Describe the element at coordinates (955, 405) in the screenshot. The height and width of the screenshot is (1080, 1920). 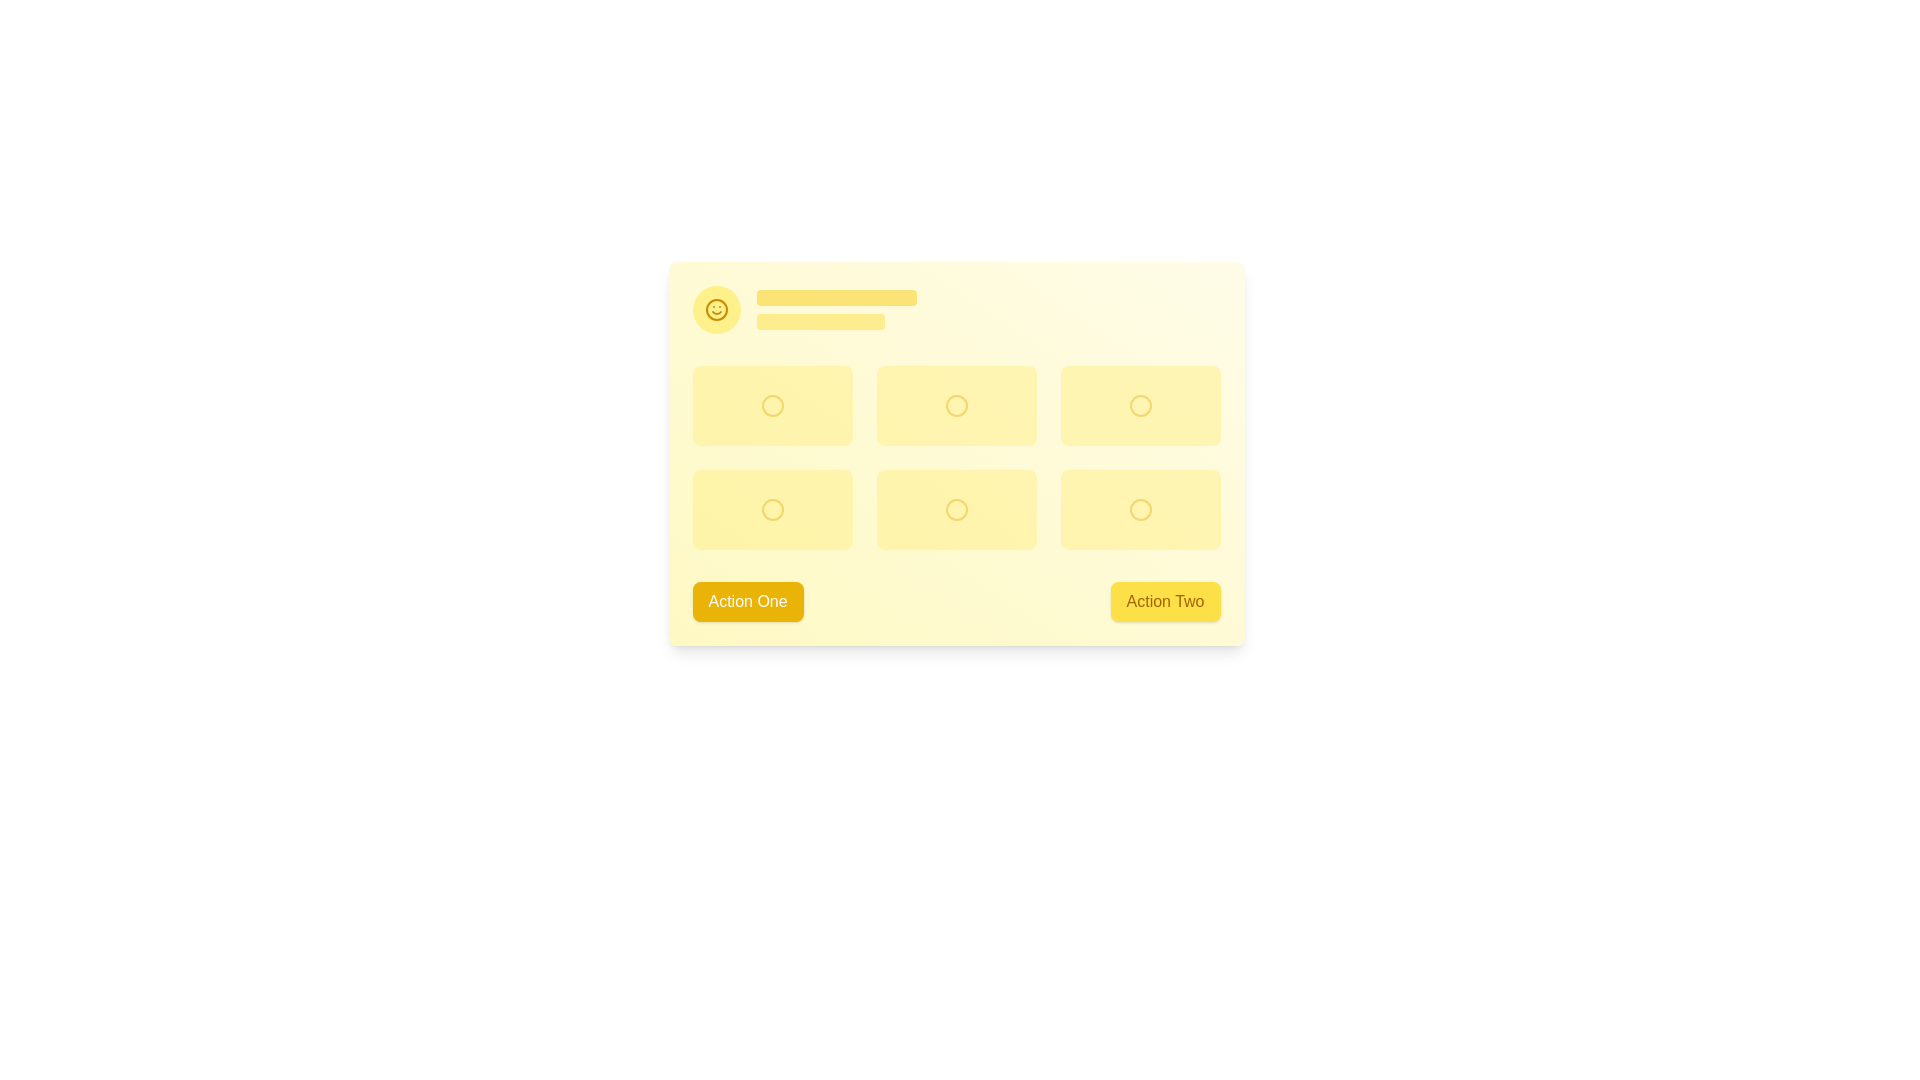
I see `the card or button-style block located in the second column of the first row of the 3x3 grid layout` at that location.